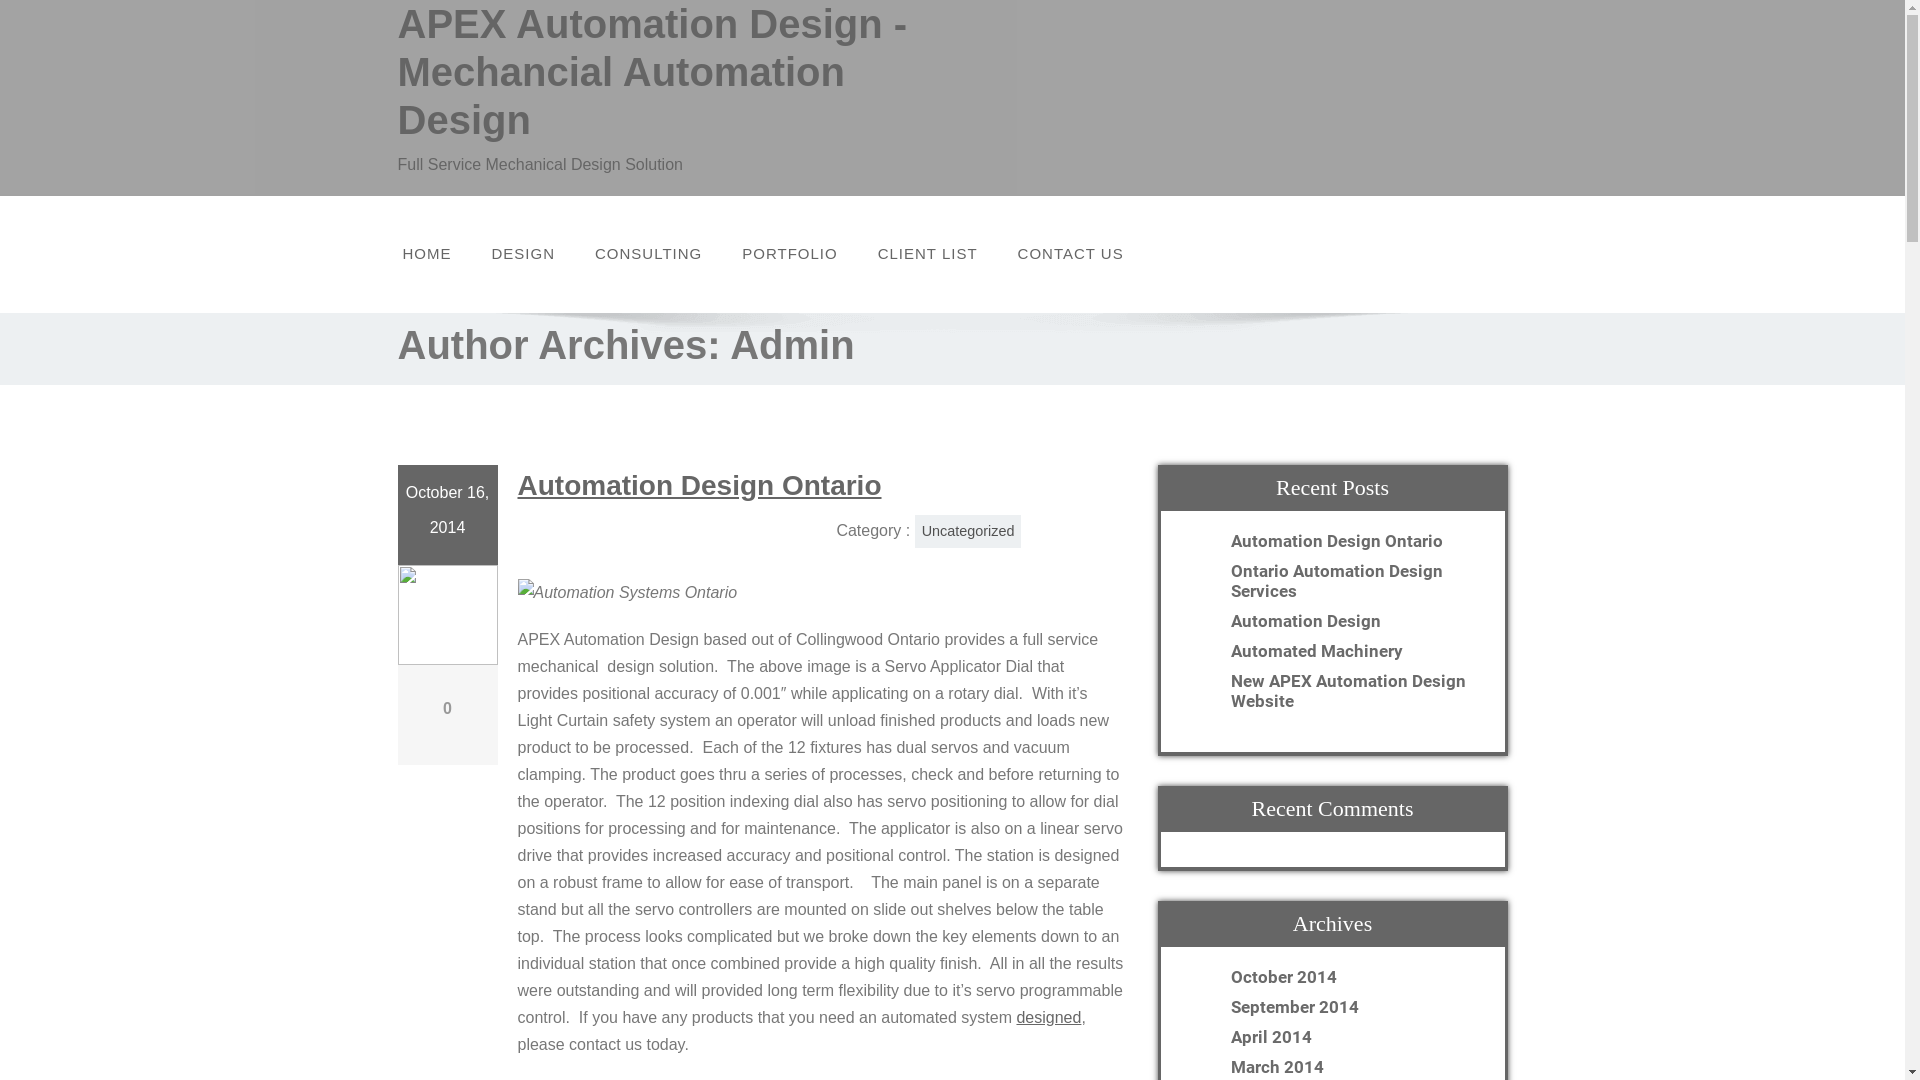  What do you see at coordinates (858, 253) in the screenshot?
I see `'CLIENT LIST'` at bounding box center [858, 253].